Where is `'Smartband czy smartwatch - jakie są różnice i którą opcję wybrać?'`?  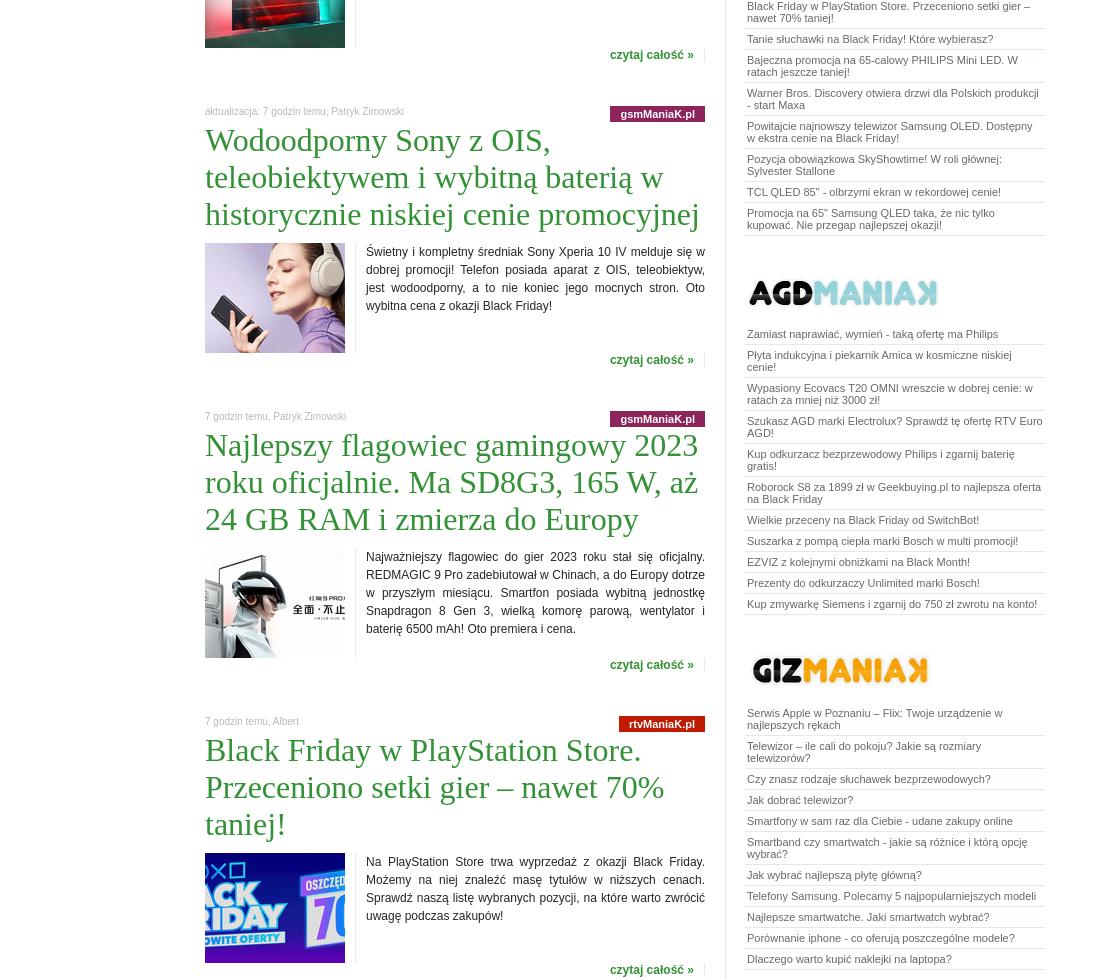
'Smartband czy smartwatch - jakie są różnice i którą opcję wybrać?' is located at coordinates (886, 847).